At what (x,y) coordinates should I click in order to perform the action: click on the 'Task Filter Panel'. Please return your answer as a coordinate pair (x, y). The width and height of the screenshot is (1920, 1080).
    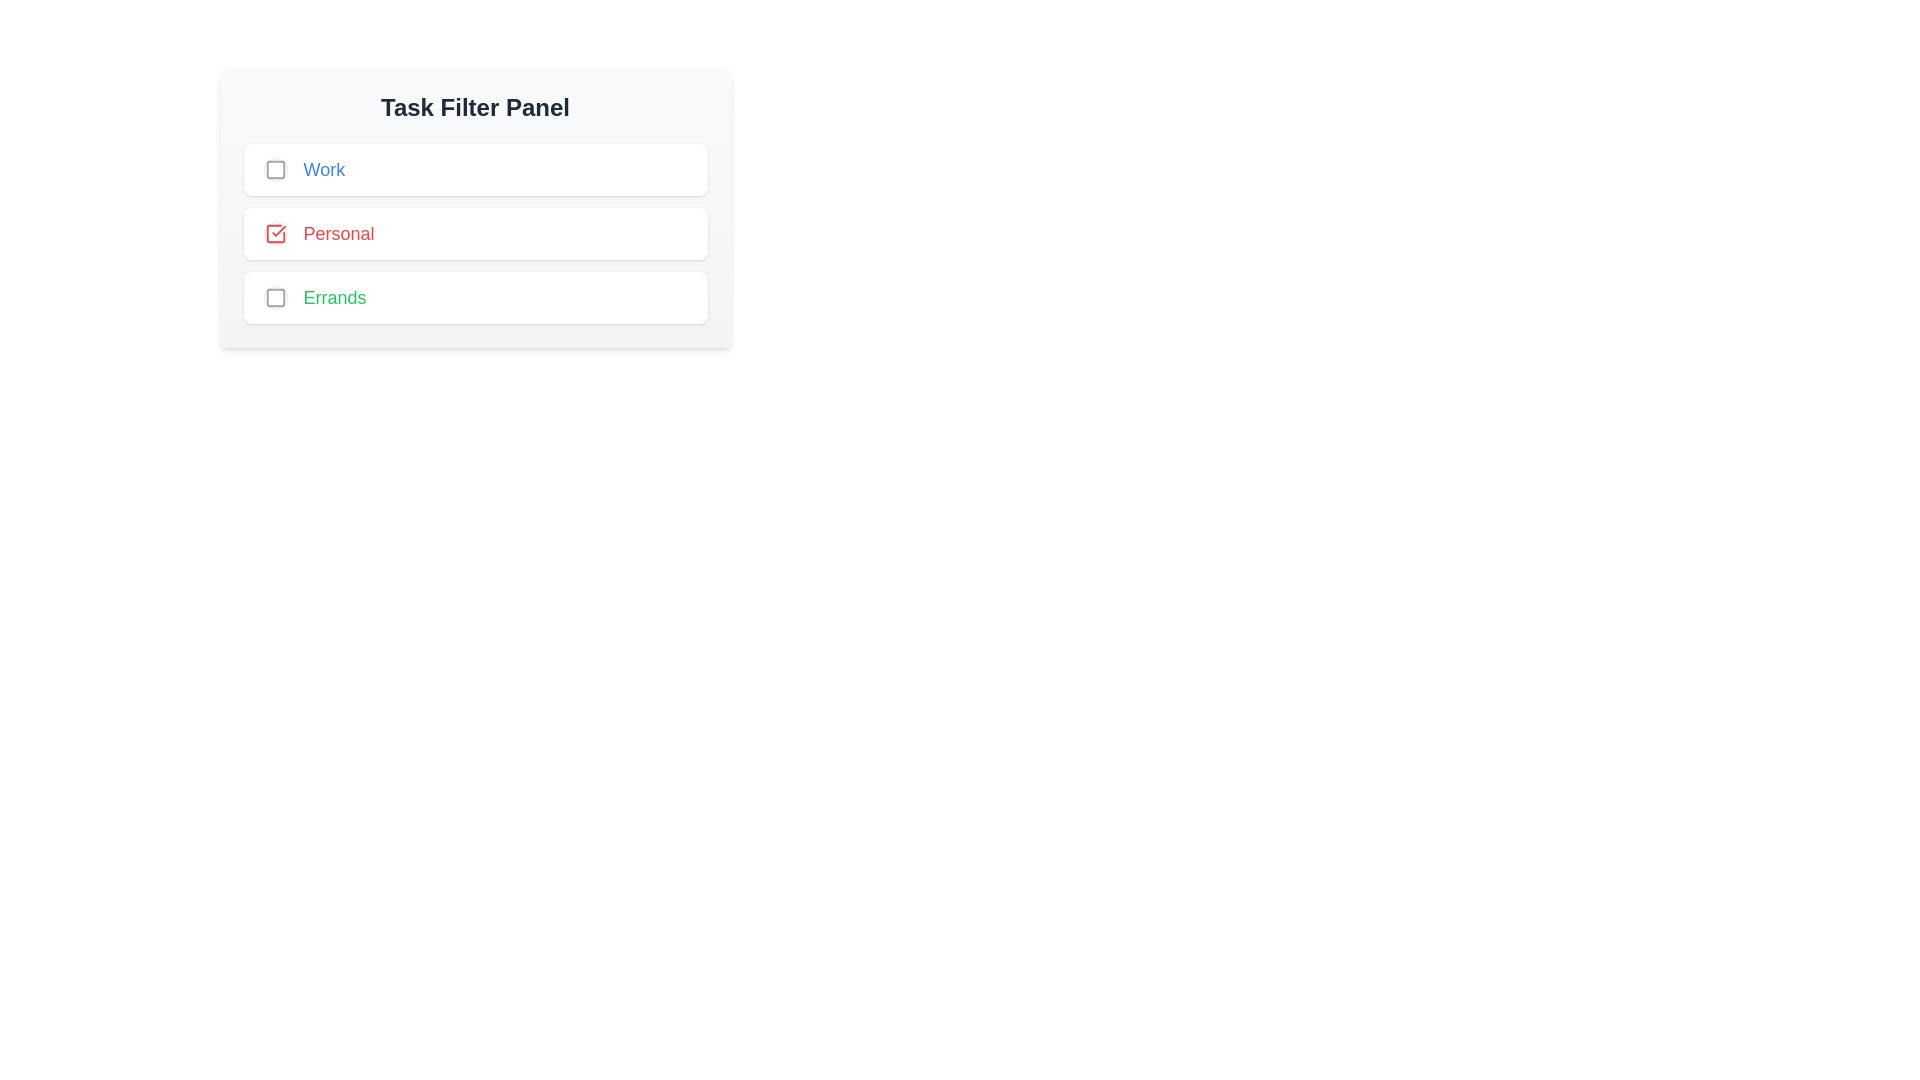
    Looking at the image, I should click on (474, 208).